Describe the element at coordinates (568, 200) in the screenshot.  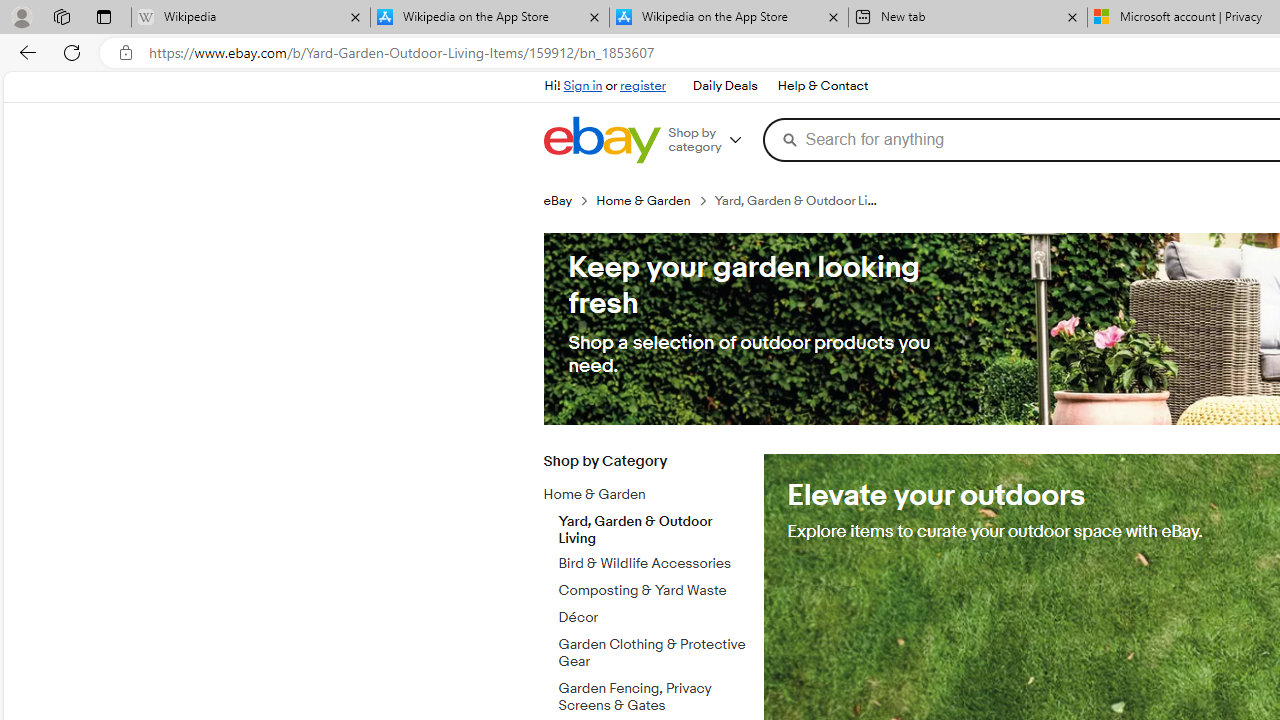
I see `'eBay'` at that location.